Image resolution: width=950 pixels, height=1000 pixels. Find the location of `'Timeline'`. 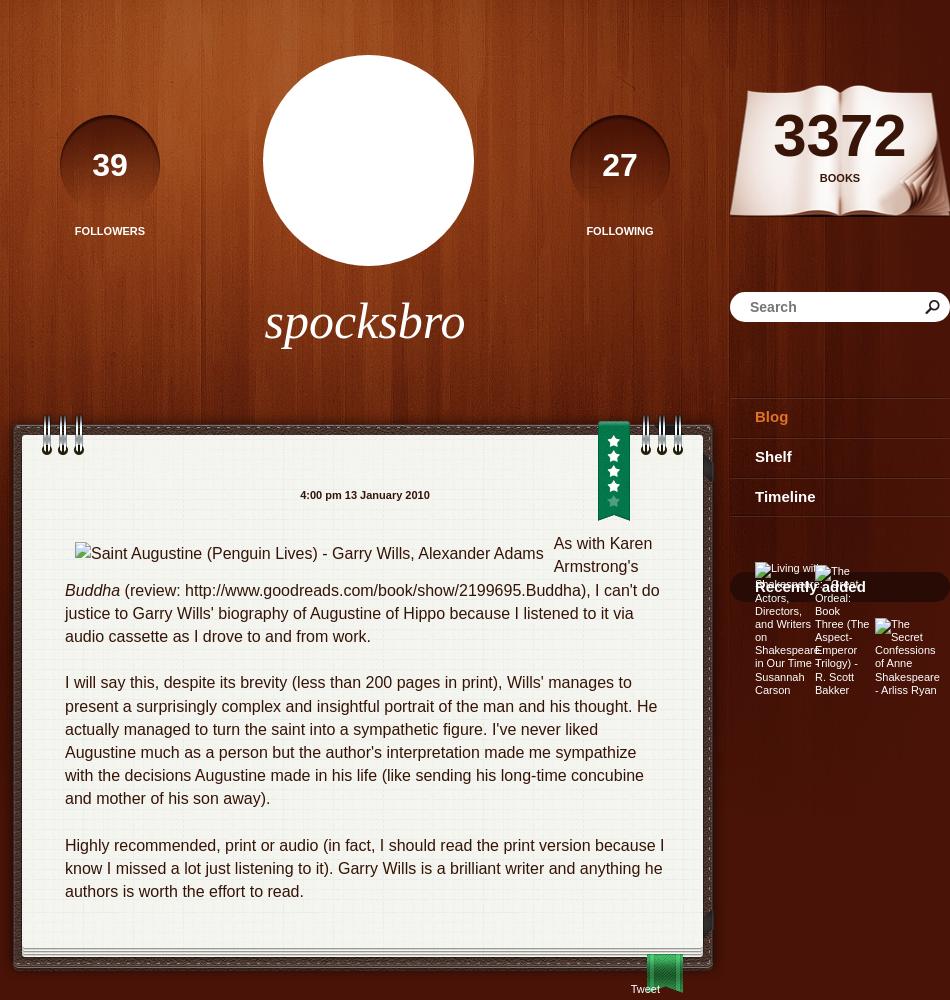

'Timeline' is located at coordinates (783, 495).